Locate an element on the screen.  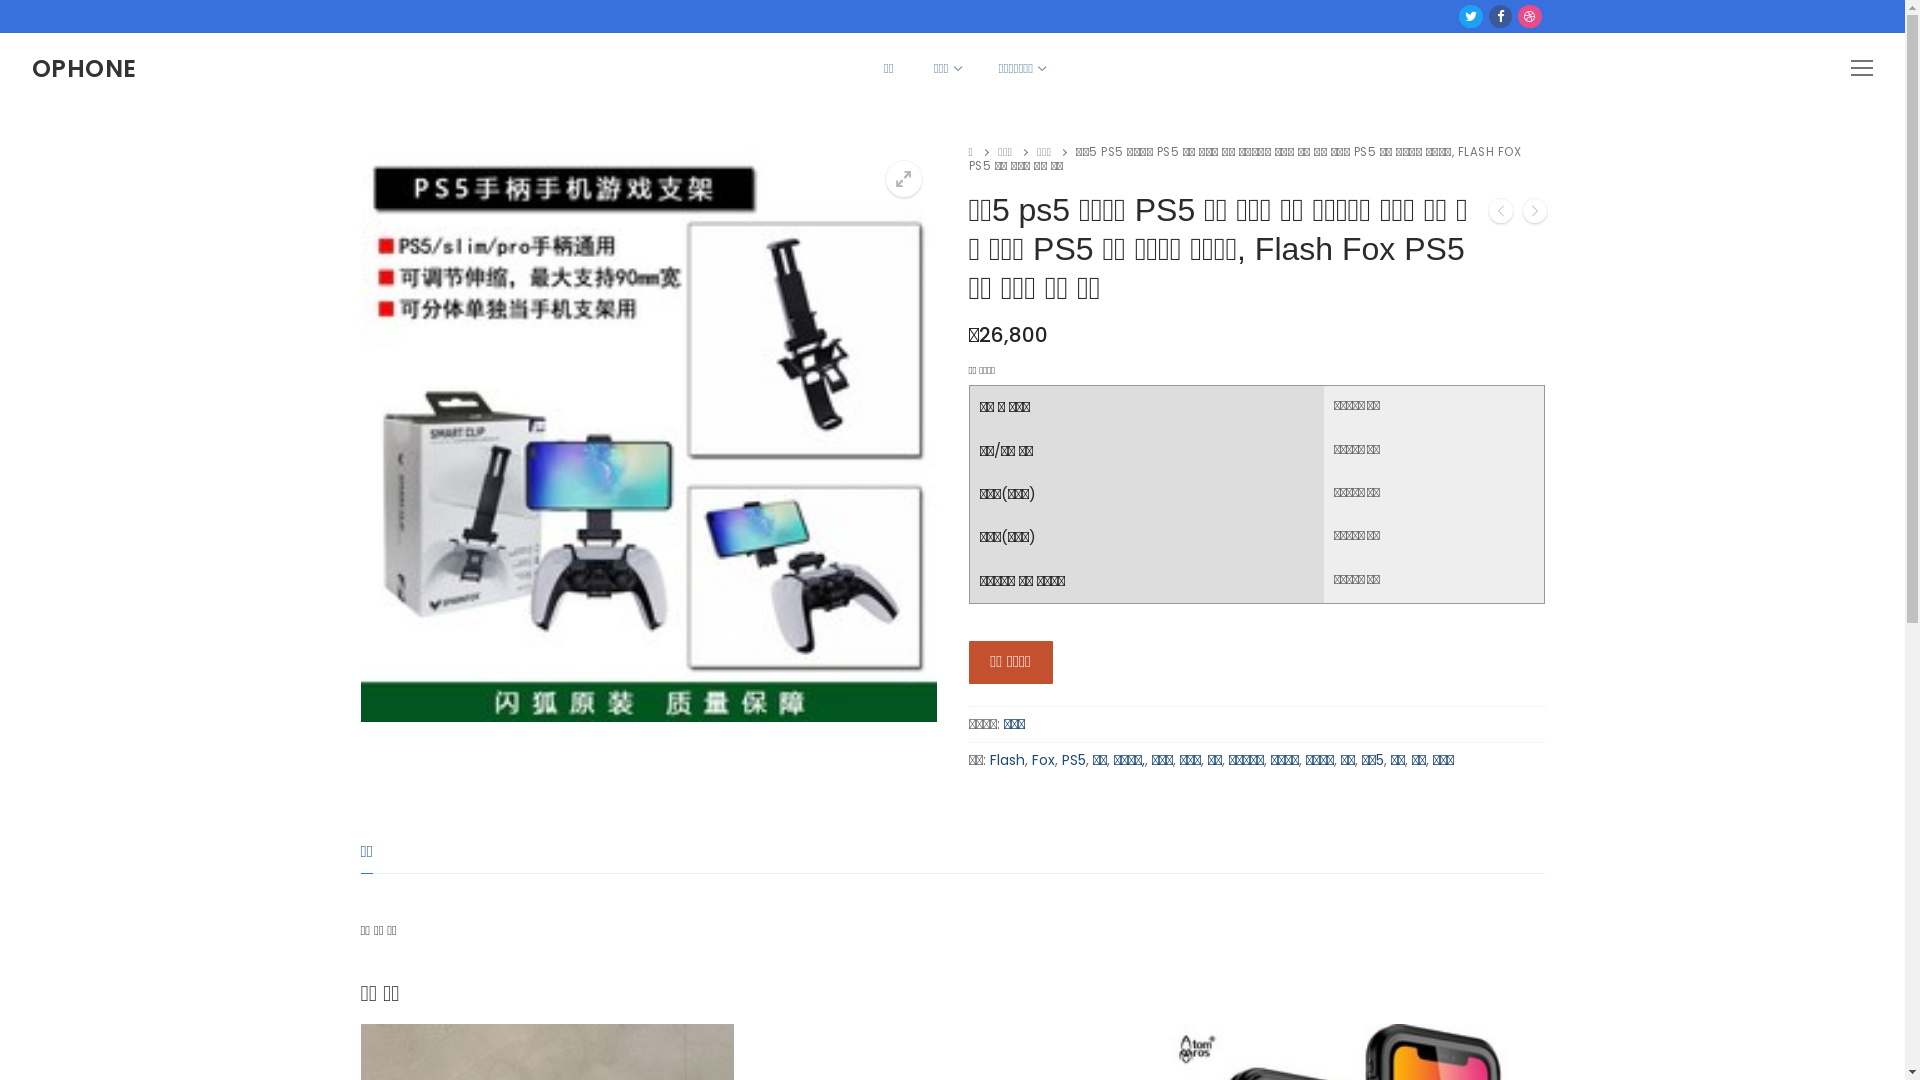
'Facebook' is located at coordinates (1500, 16).